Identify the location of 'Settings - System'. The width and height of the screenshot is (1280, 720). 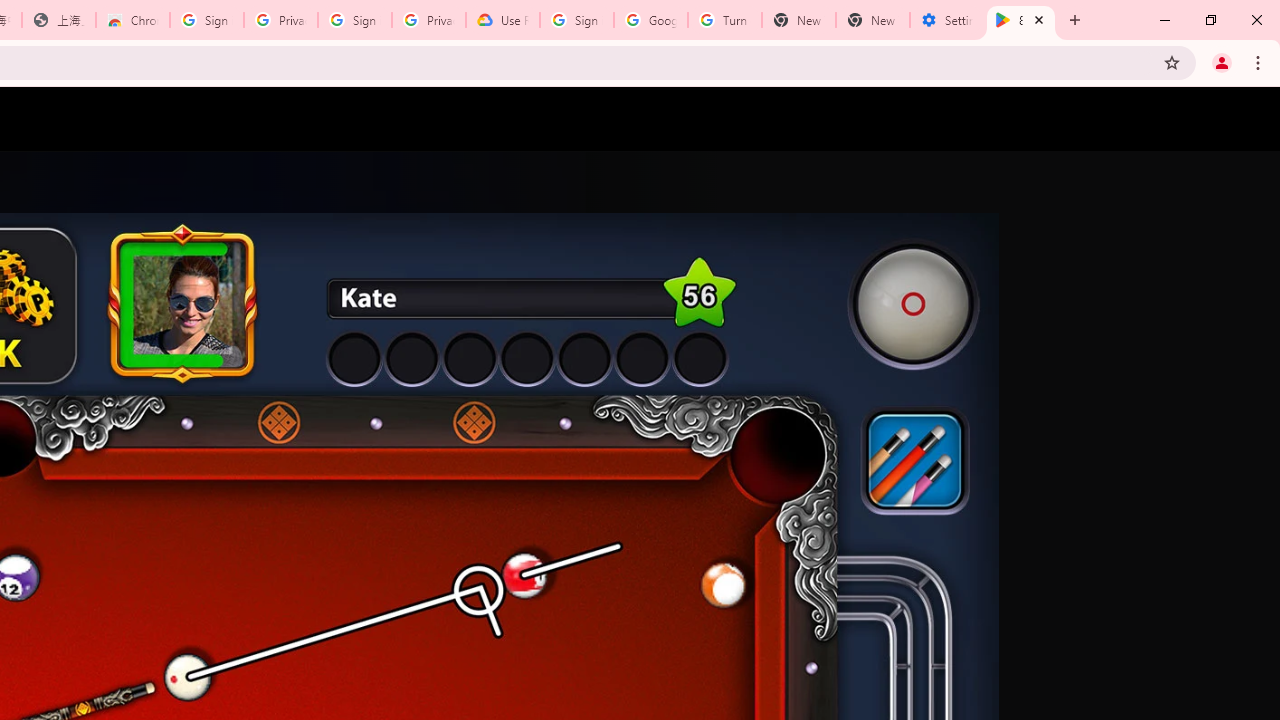
(946, 20).